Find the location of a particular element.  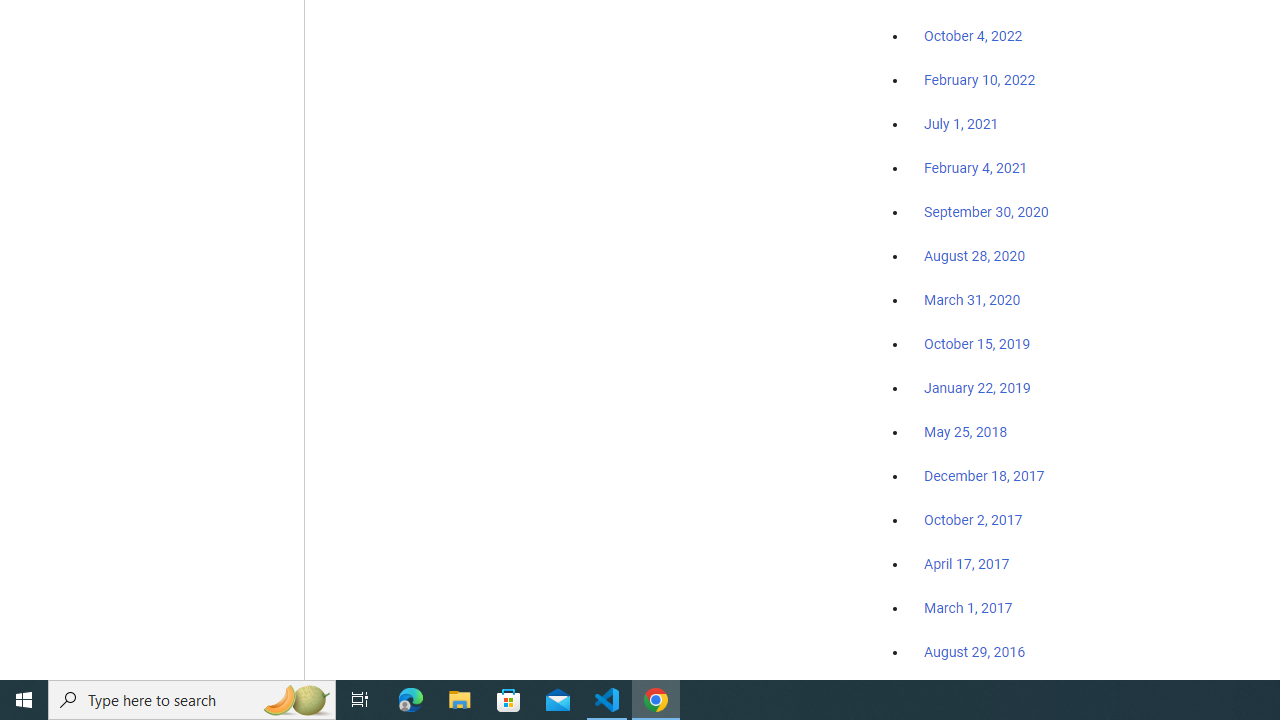

'March 1, 2017' is located at coordinates (968, 607).